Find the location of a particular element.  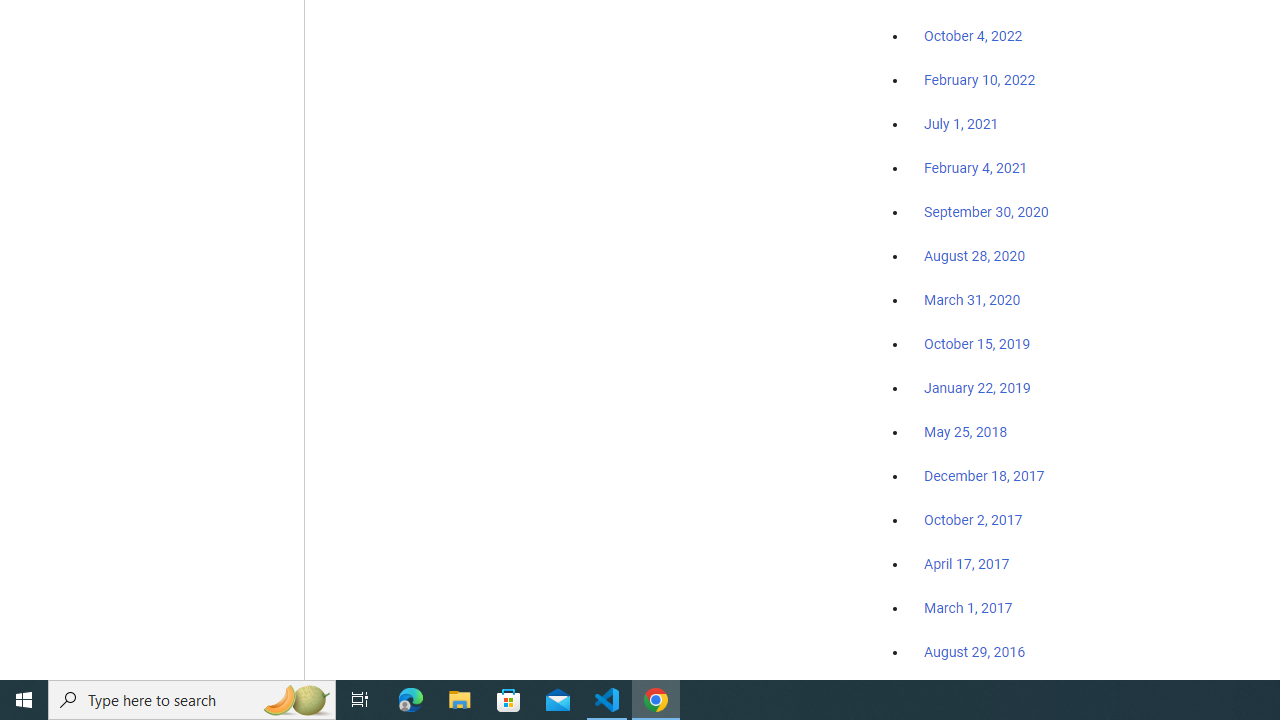

'March 1, 2017' is located at coordinates (968, 607).